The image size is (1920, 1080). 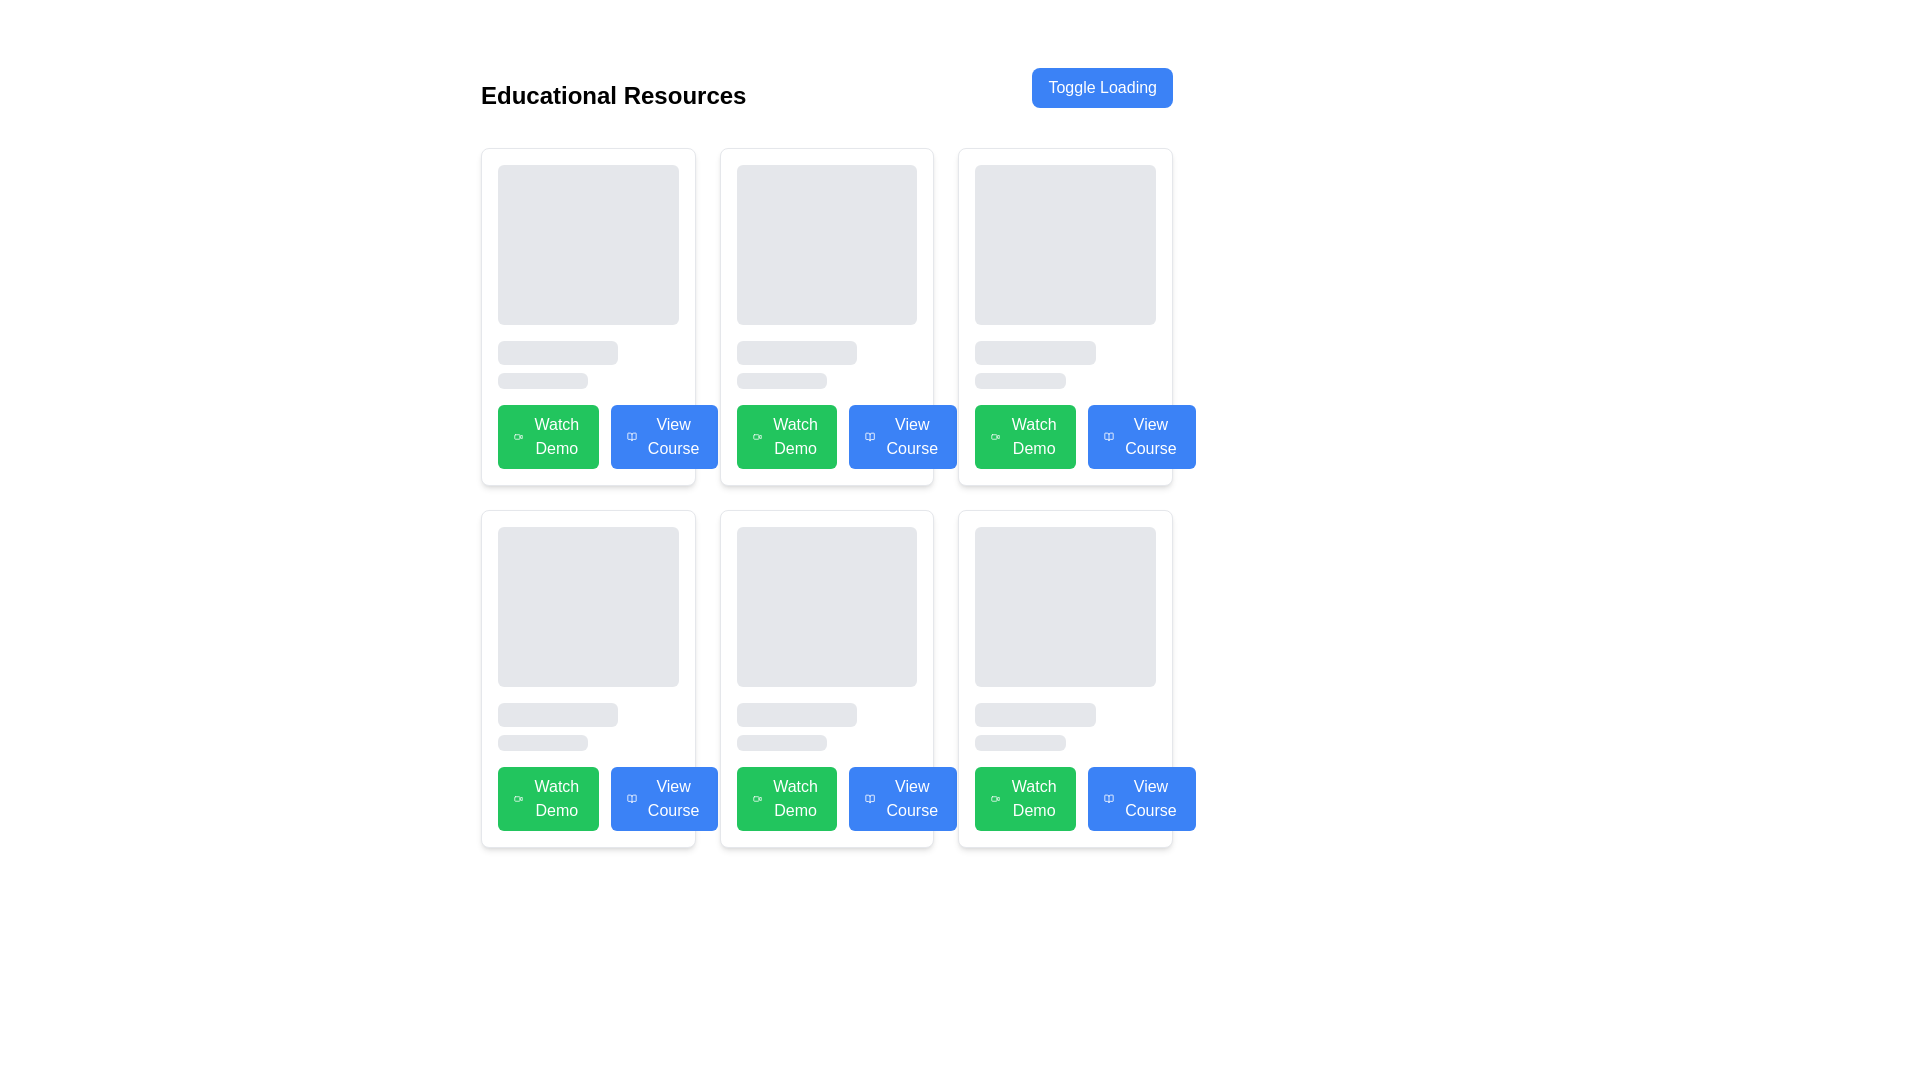 What do you see at coordinates (1108, 435) in the screenshot?
I see `the left-aligned icon within the blue button labeled 'View Course' in the second column of the first row of the grid layout` at bounding box center [1108, 435].